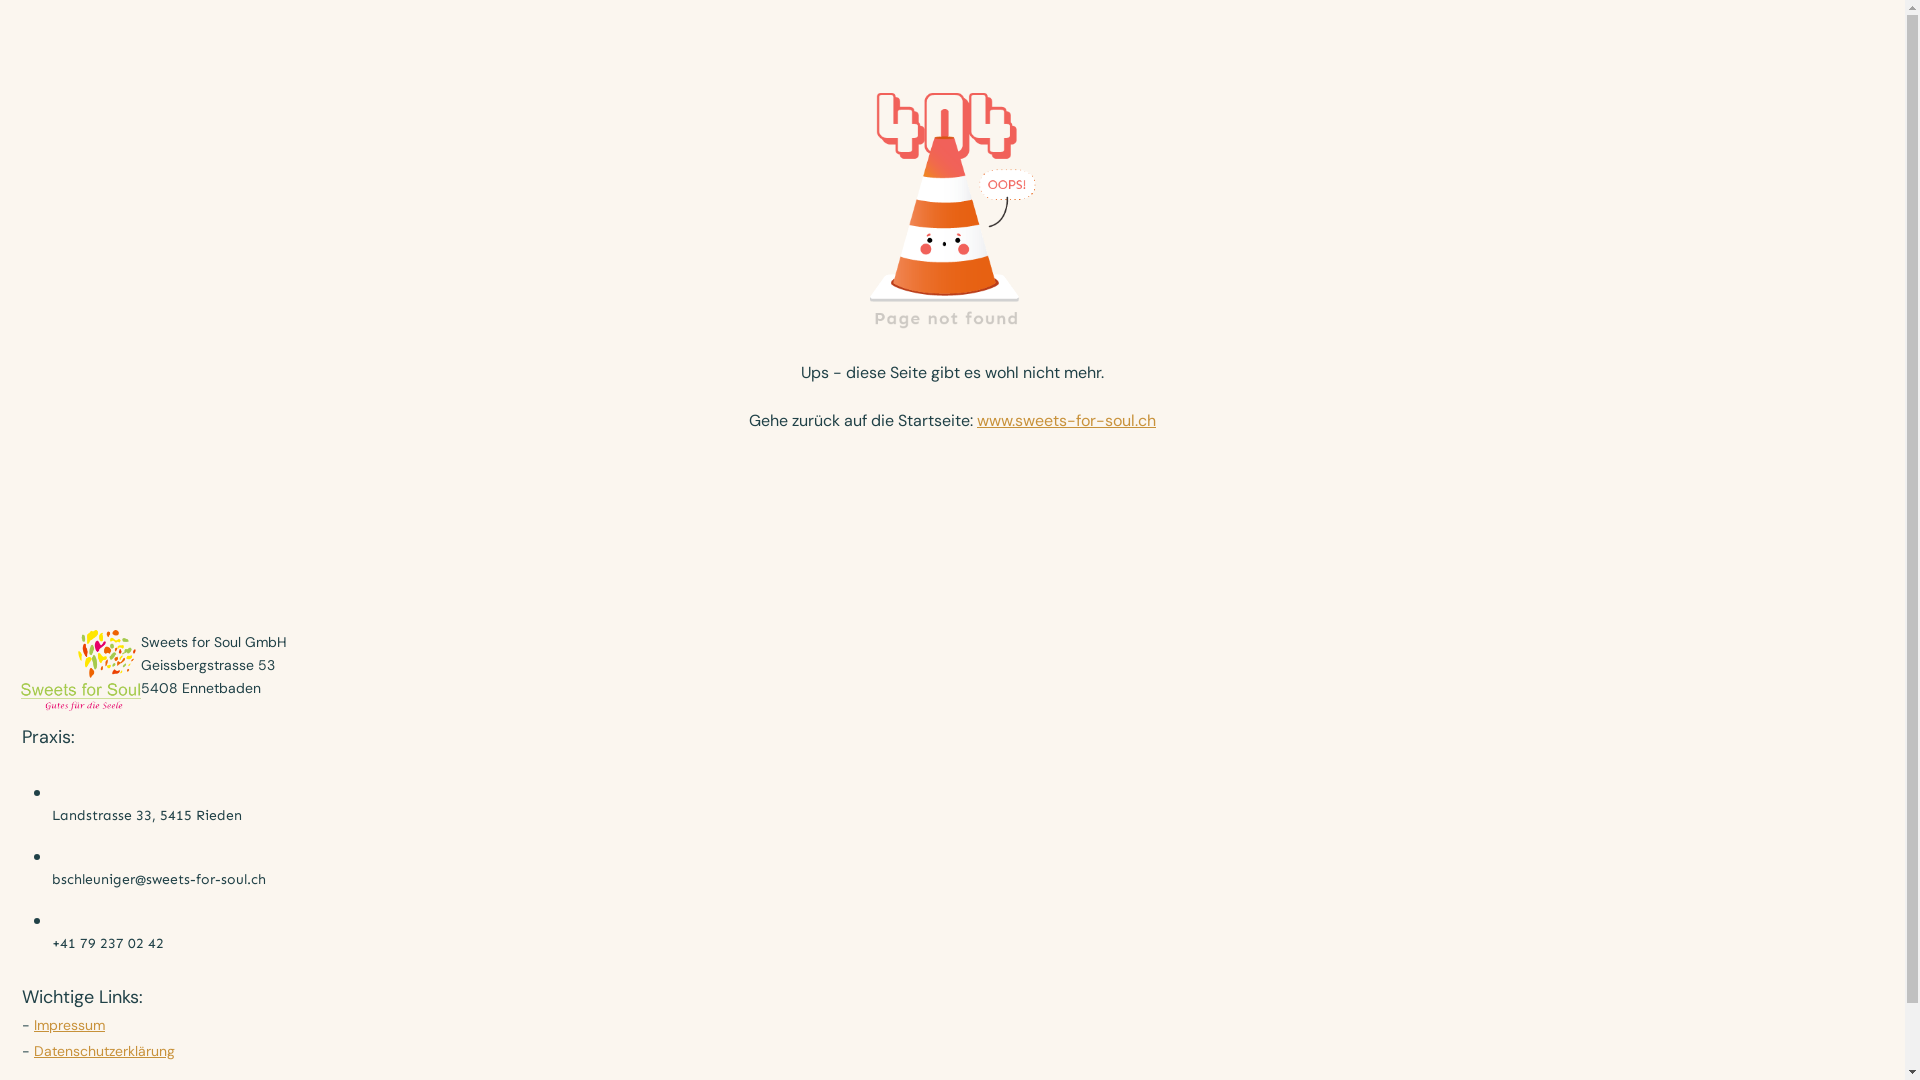 This screenshot has height=1080, width=1920. Describe the element at coordinates (952, 203) in the screenshot. I see `'404 img alpha-8 (1)'` at that location.